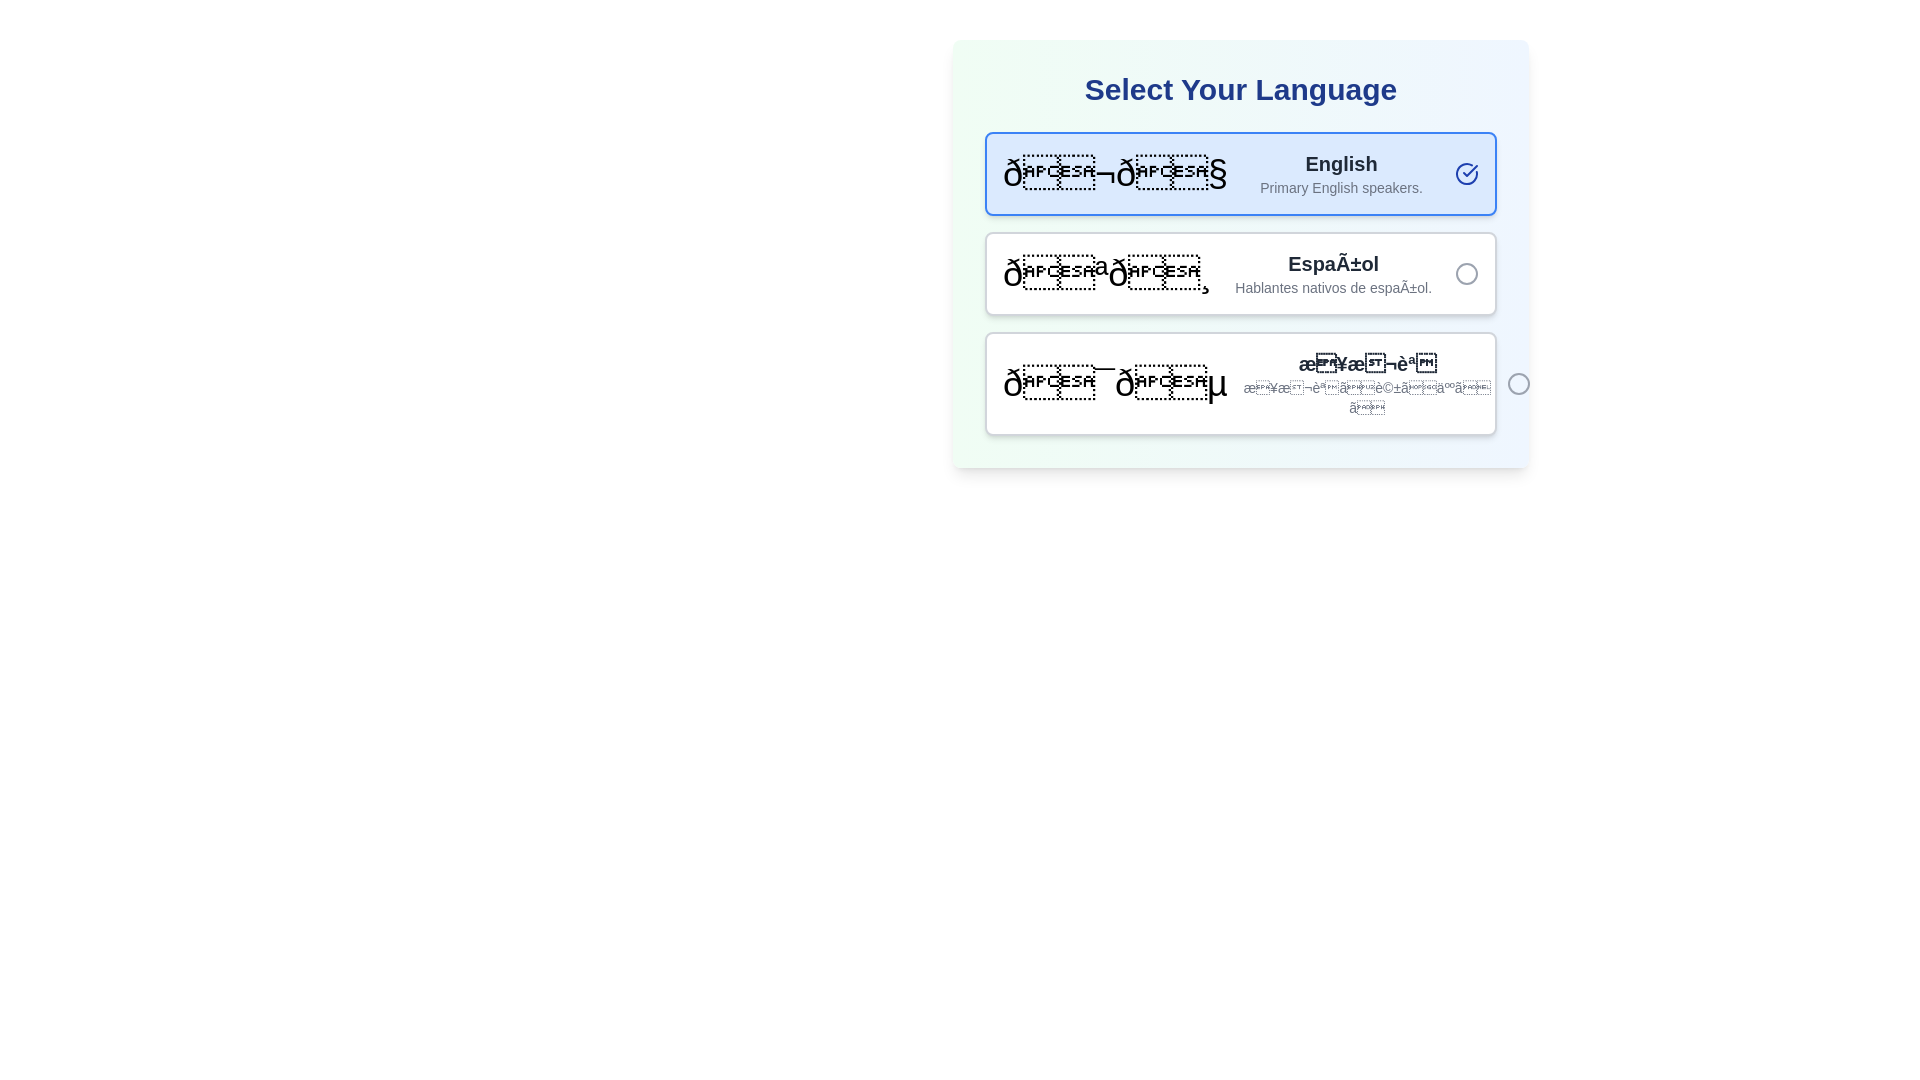 This screenshot has height=1080, width=1920. What do you see at coordinates (1518, 384) in the screenshot?
I see `the radio button for the 'Select Your Language' section, which is positioned at the bottom-most option and aligned to the right margin, to possibly reveal additional information` at bounding box center [1518, 384].